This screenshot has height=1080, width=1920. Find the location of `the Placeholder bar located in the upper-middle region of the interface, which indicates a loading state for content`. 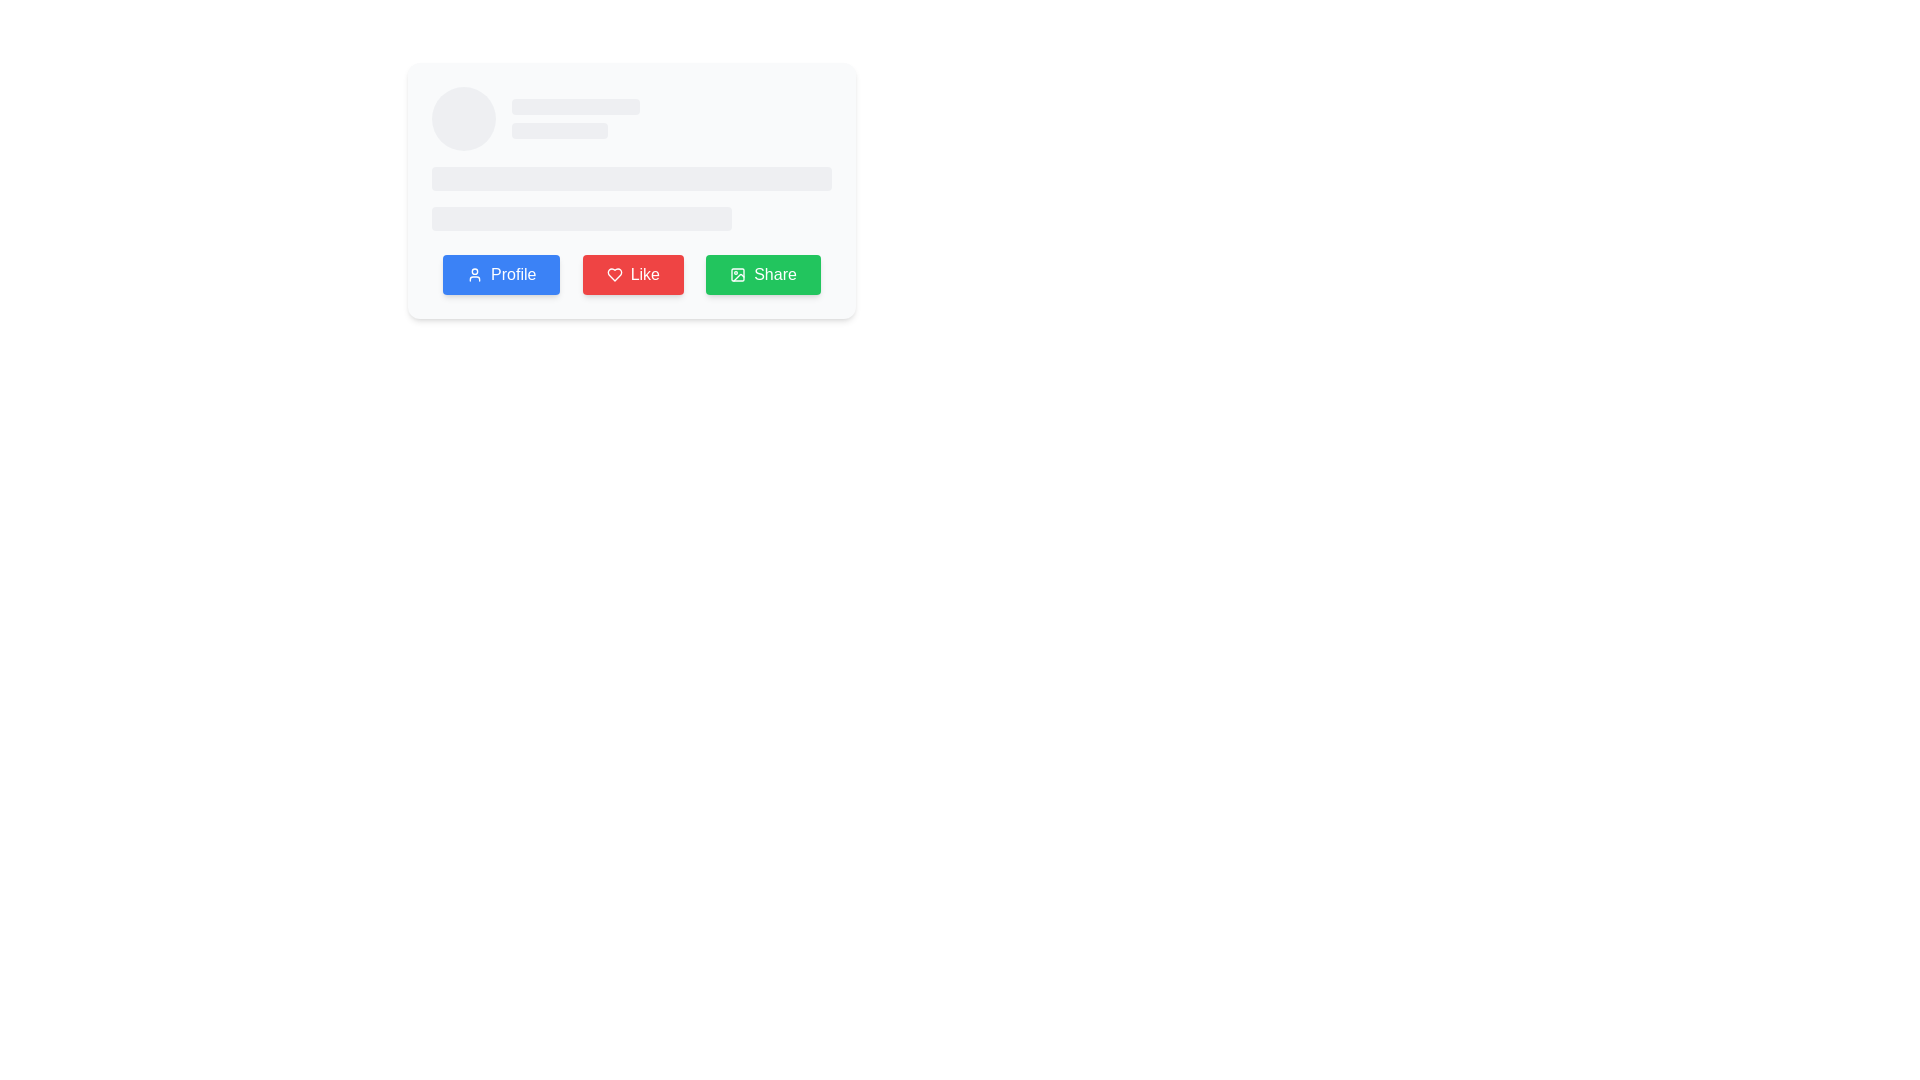

the Placeholder bar located in the upper-middle region of the interface, which indicates a loading state for content is located at coordinates (631, 177).